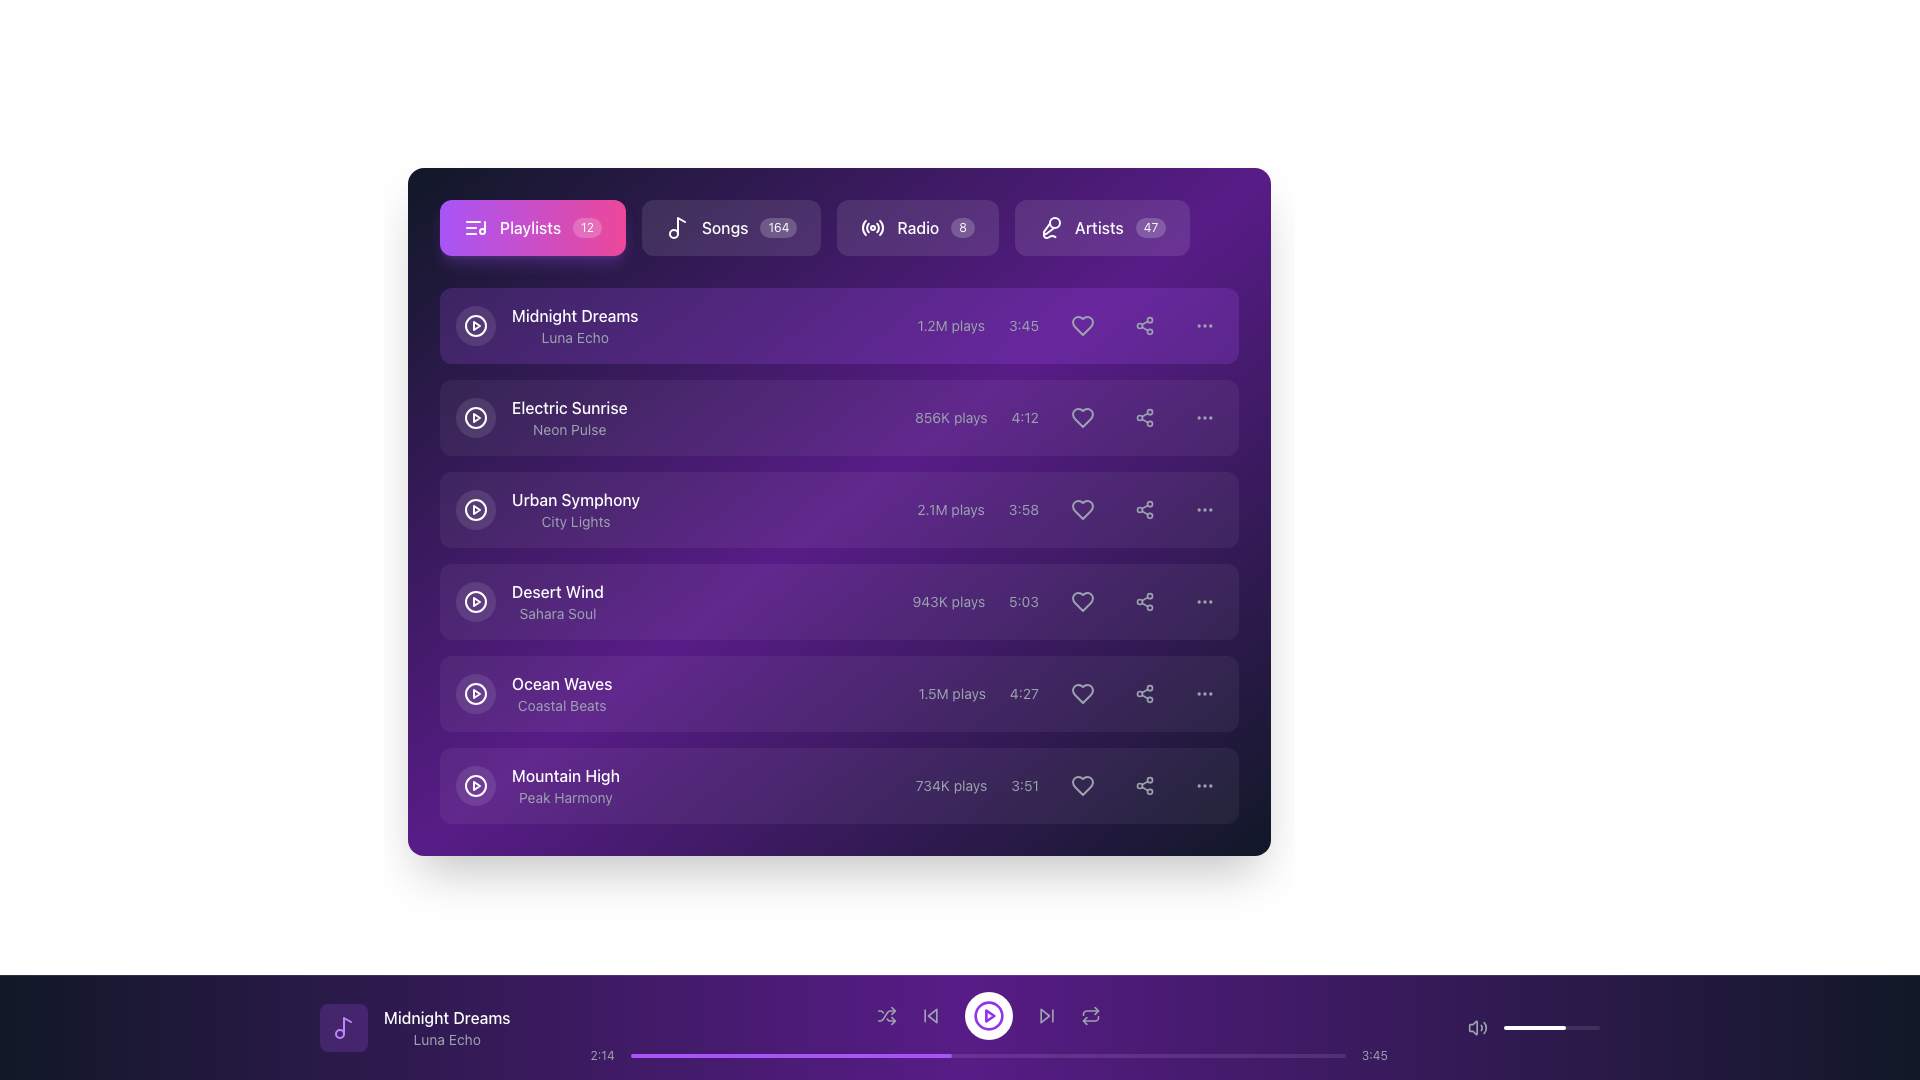 Image resolution: width=1920 pixels, height=1080 pixels. Describe the element at coordinates (1025, 416) in the screenshot. I see `the text label element displaying '4:12', which is styled with a small gray font and located to the right of '856K plays' in the music playlist` at that location.